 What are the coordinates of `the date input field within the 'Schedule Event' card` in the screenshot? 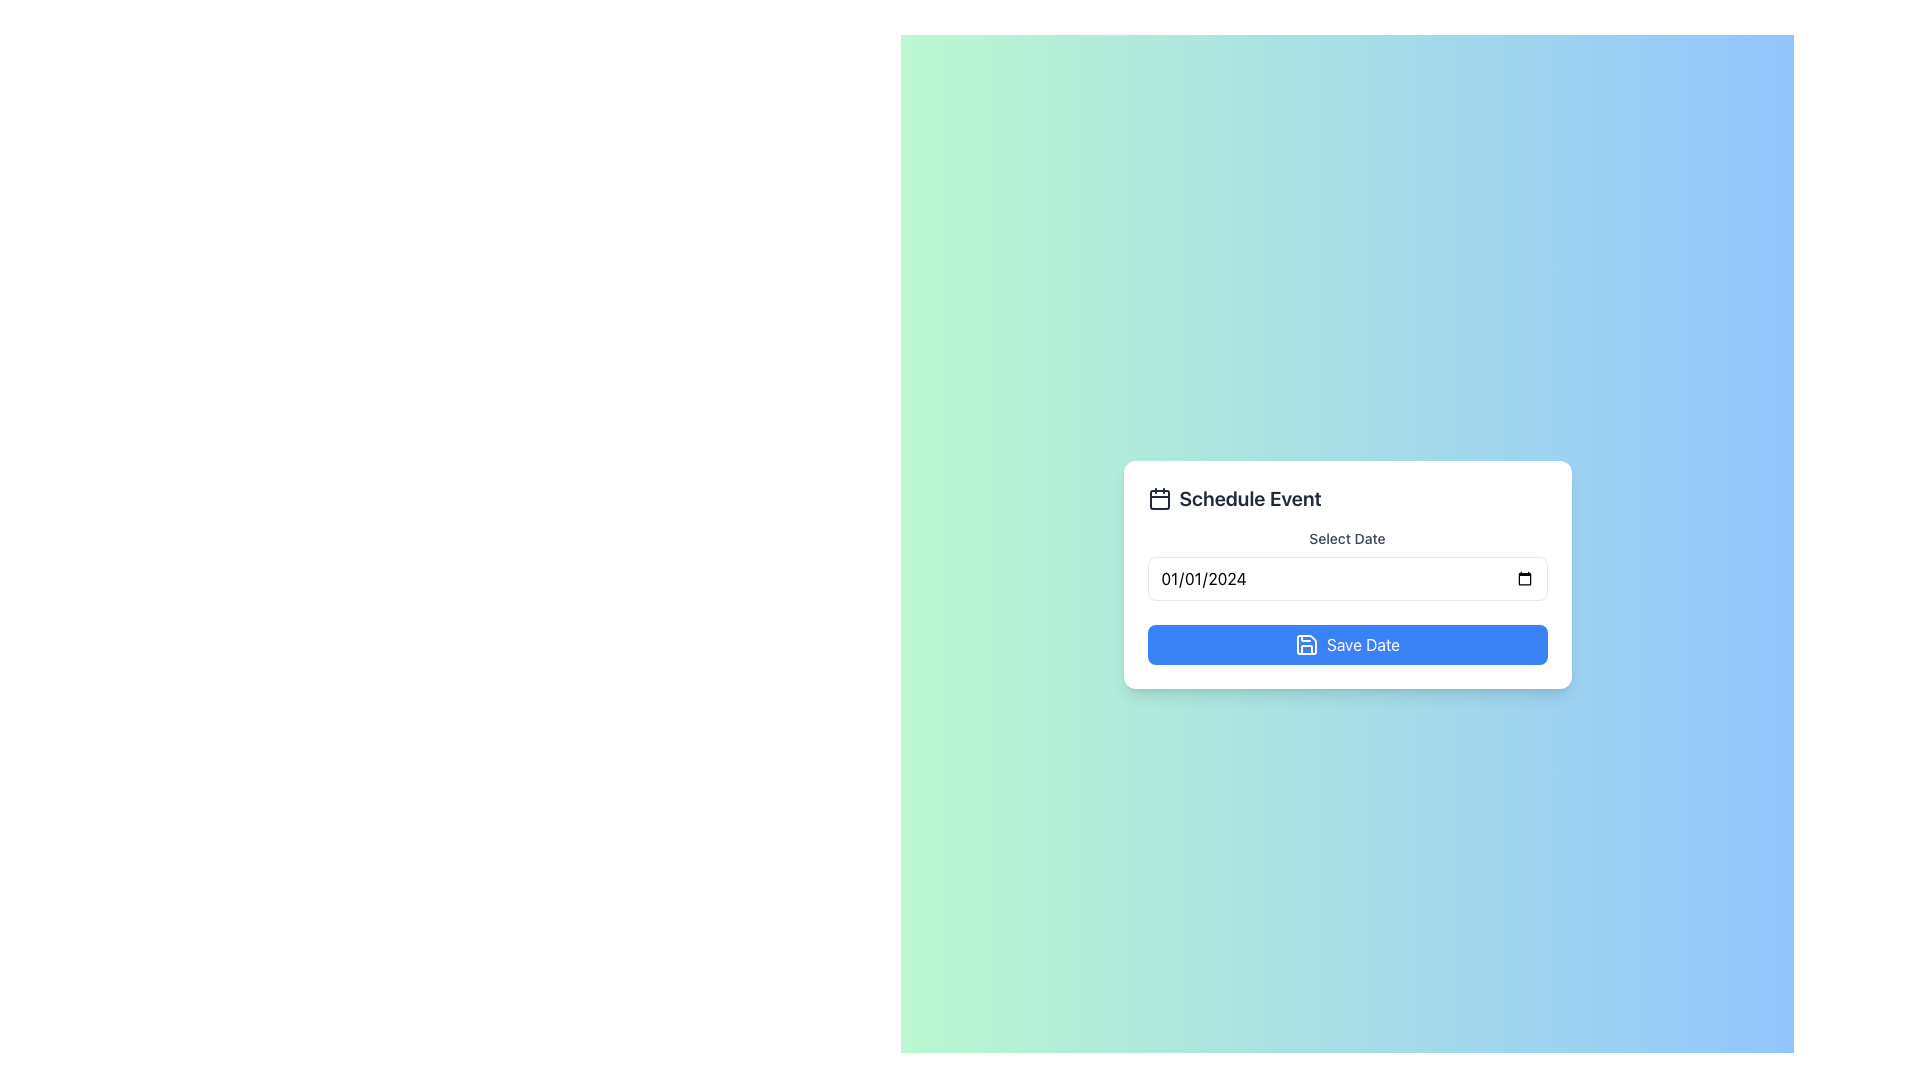 It's located at (1347, 596).